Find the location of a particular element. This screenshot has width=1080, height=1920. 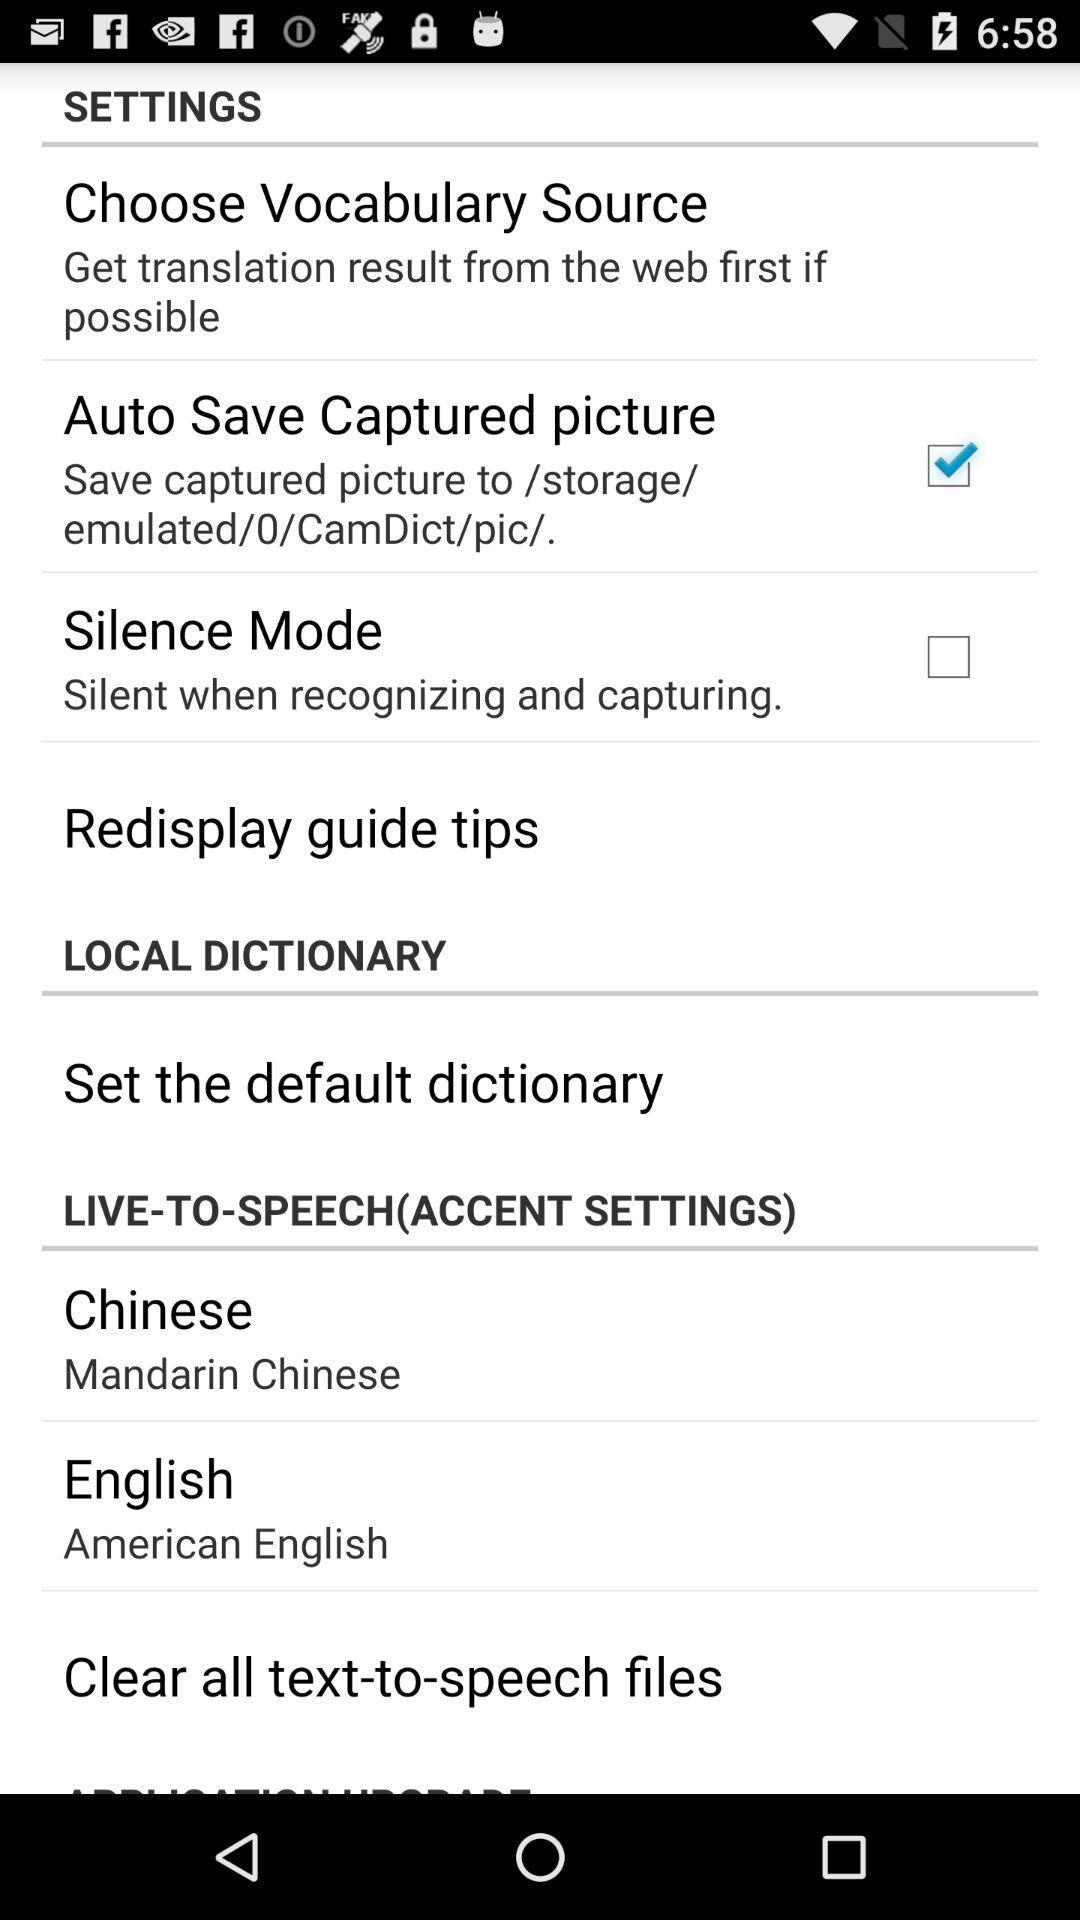

clear all text is located at coordinates (393, 1675).